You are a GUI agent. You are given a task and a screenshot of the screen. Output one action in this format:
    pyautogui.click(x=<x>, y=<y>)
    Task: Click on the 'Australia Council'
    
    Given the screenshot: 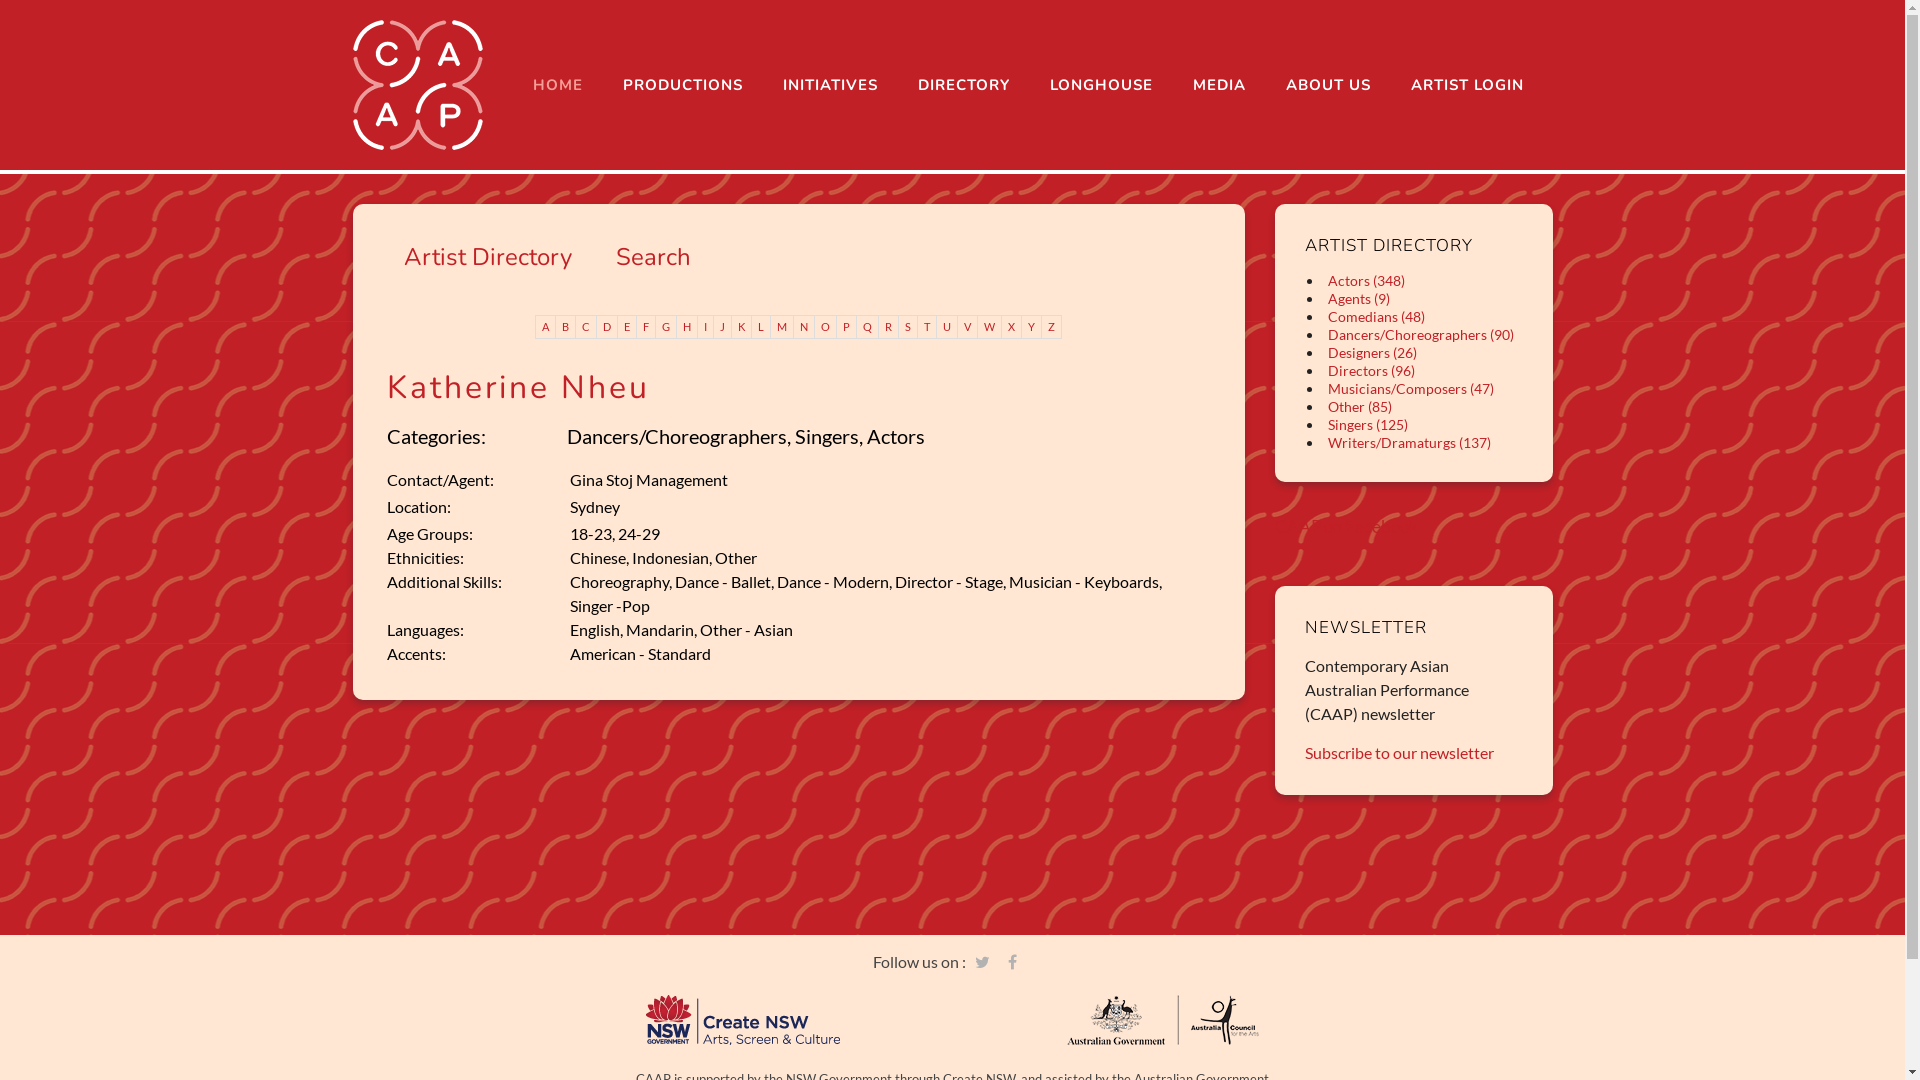 What is the action you would take?
    pyautogui.click(x=1161, y=1019)
    